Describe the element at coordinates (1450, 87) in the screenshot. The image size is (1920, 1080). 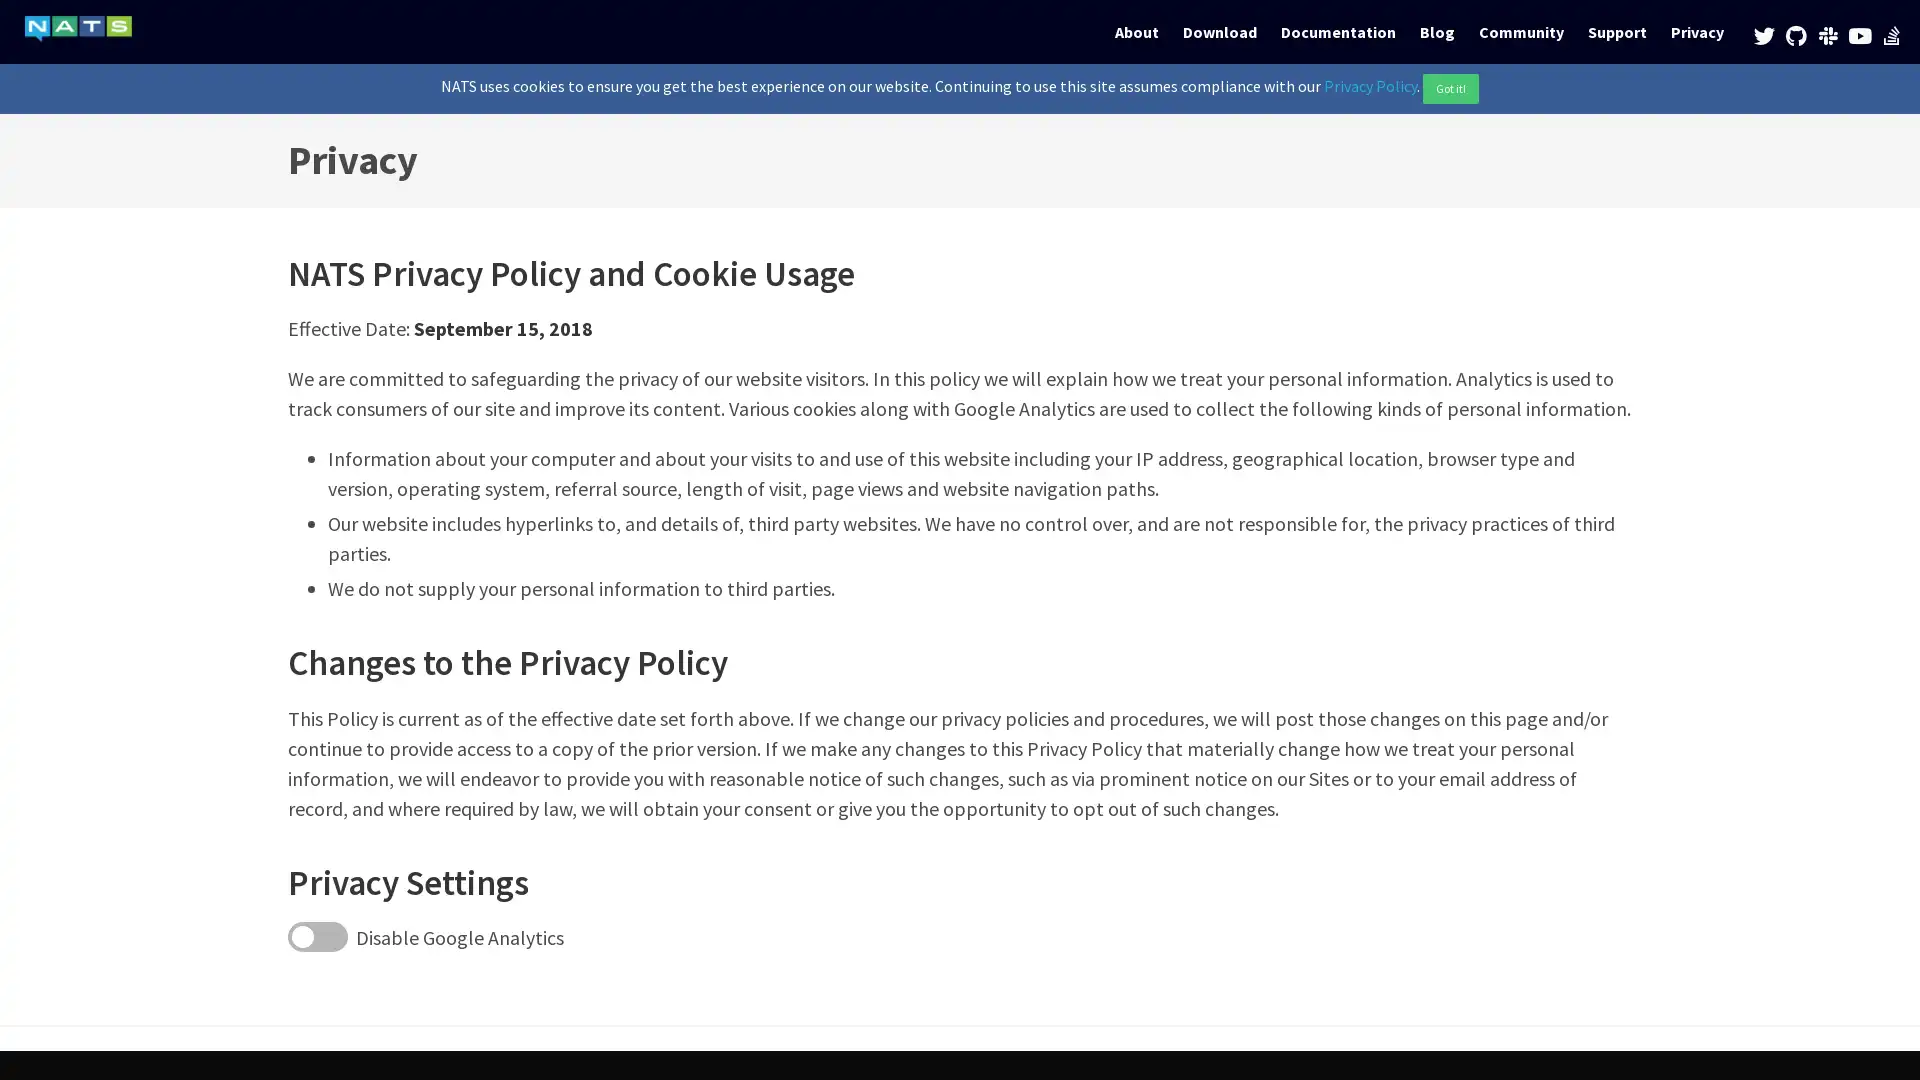
I see `Got it!` at that location.